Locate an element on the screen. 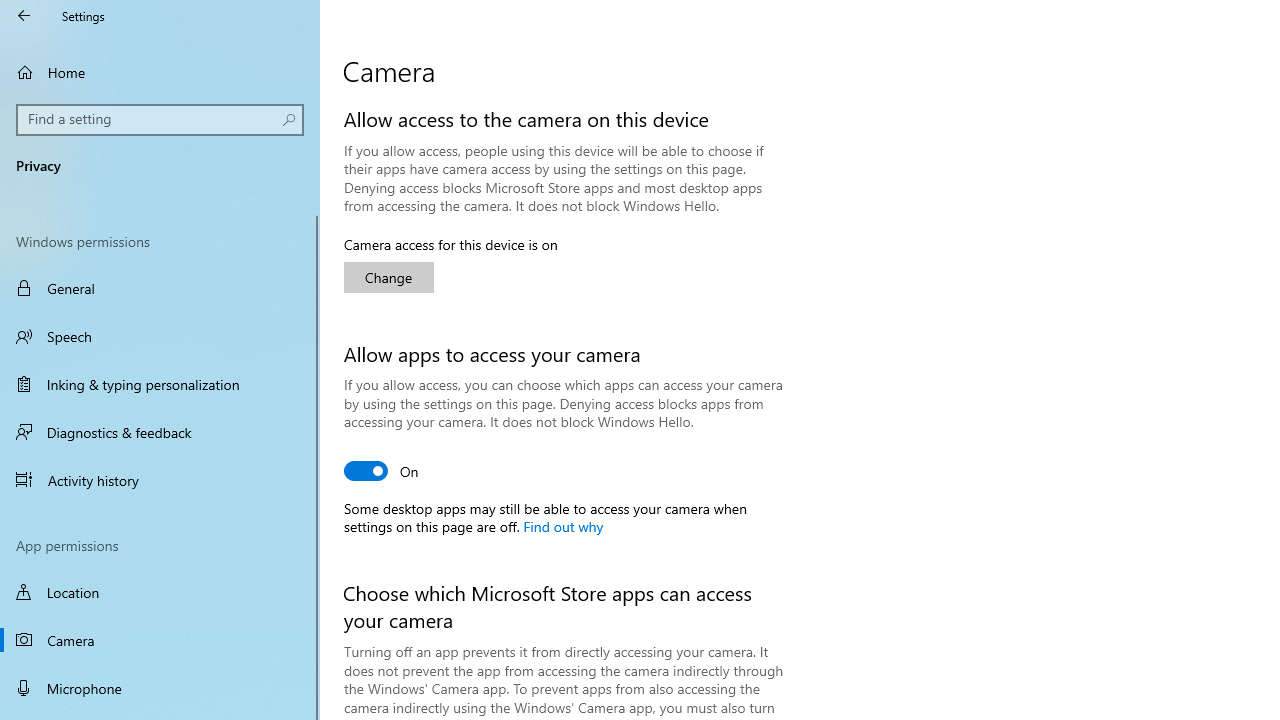 The width and height of the screenshot is (1280, 720). 'Location' is located at coordinates (160, 591).